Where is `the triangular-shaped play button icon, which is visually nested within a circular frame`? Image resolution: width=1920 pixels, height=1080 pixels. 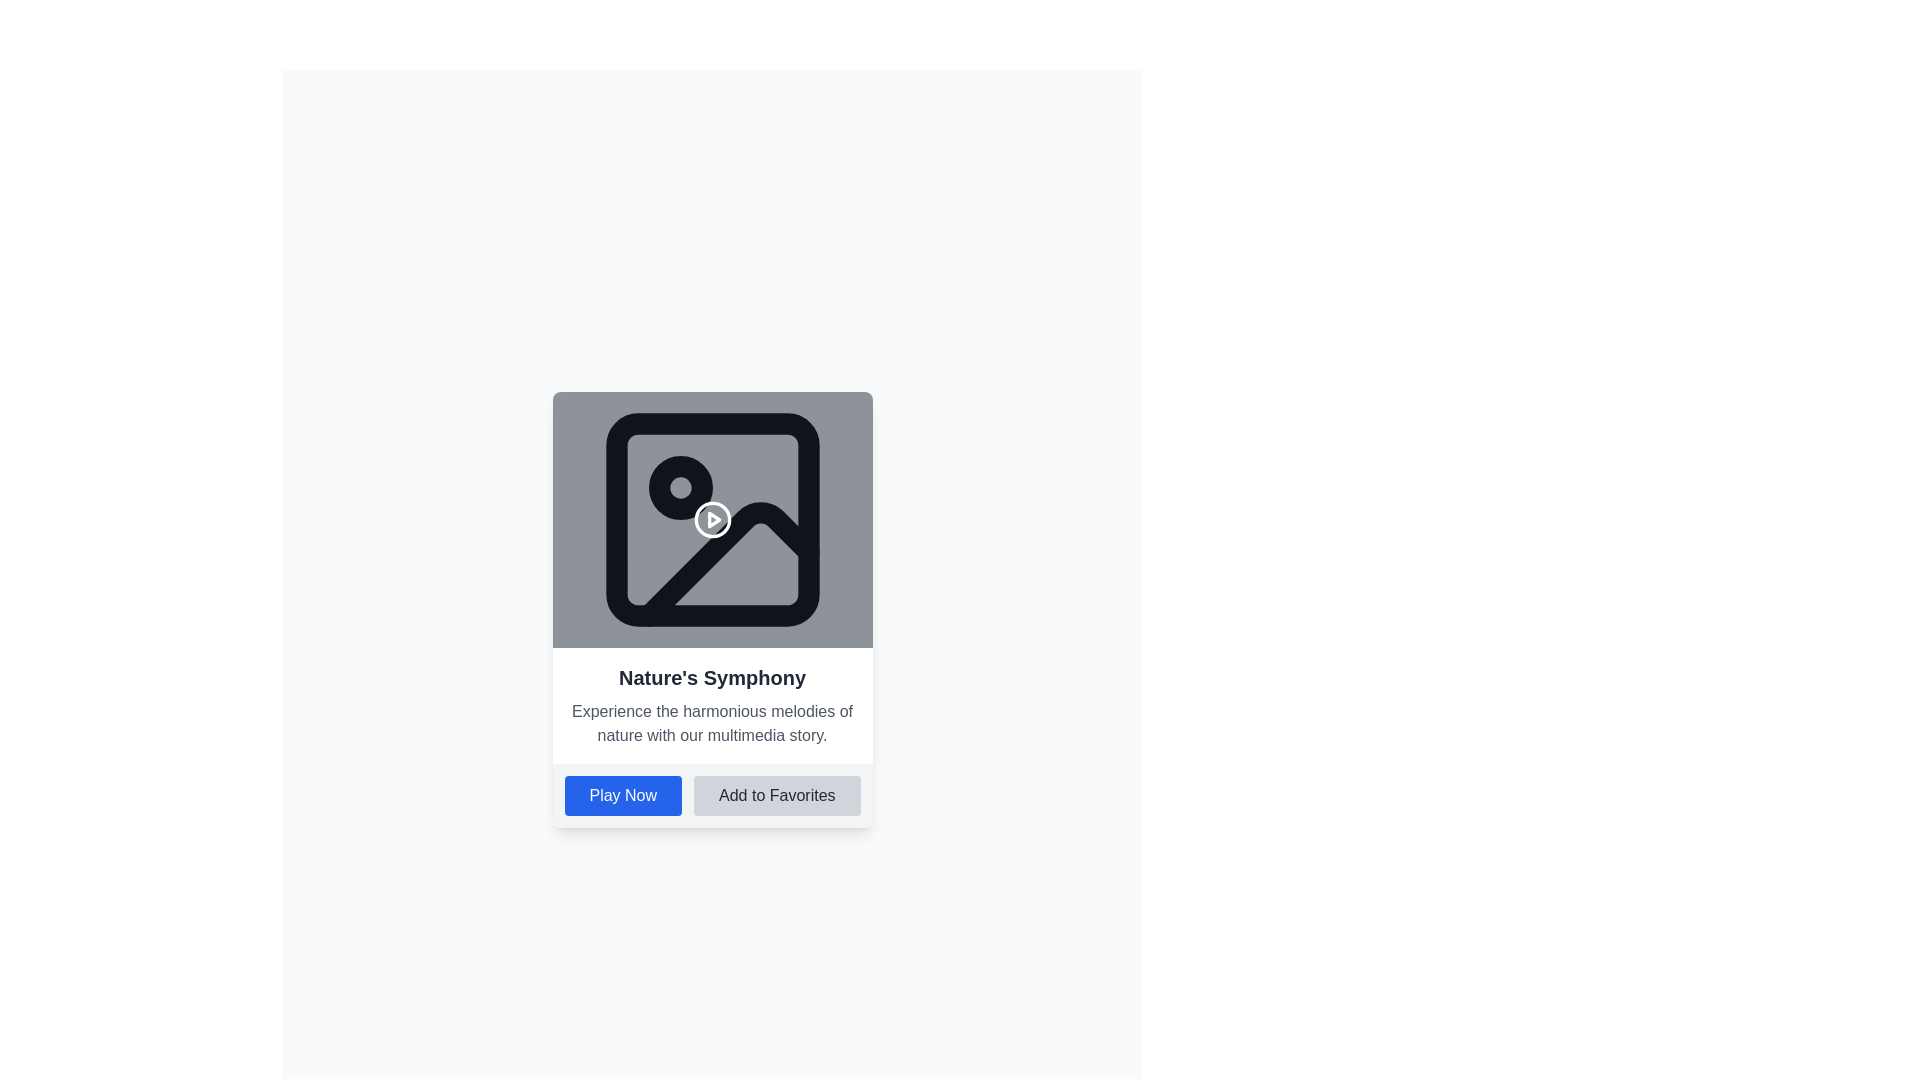 the triangular-shaped play button icon, which is visually nested within a circular frame is located at coordinates (714, 519).